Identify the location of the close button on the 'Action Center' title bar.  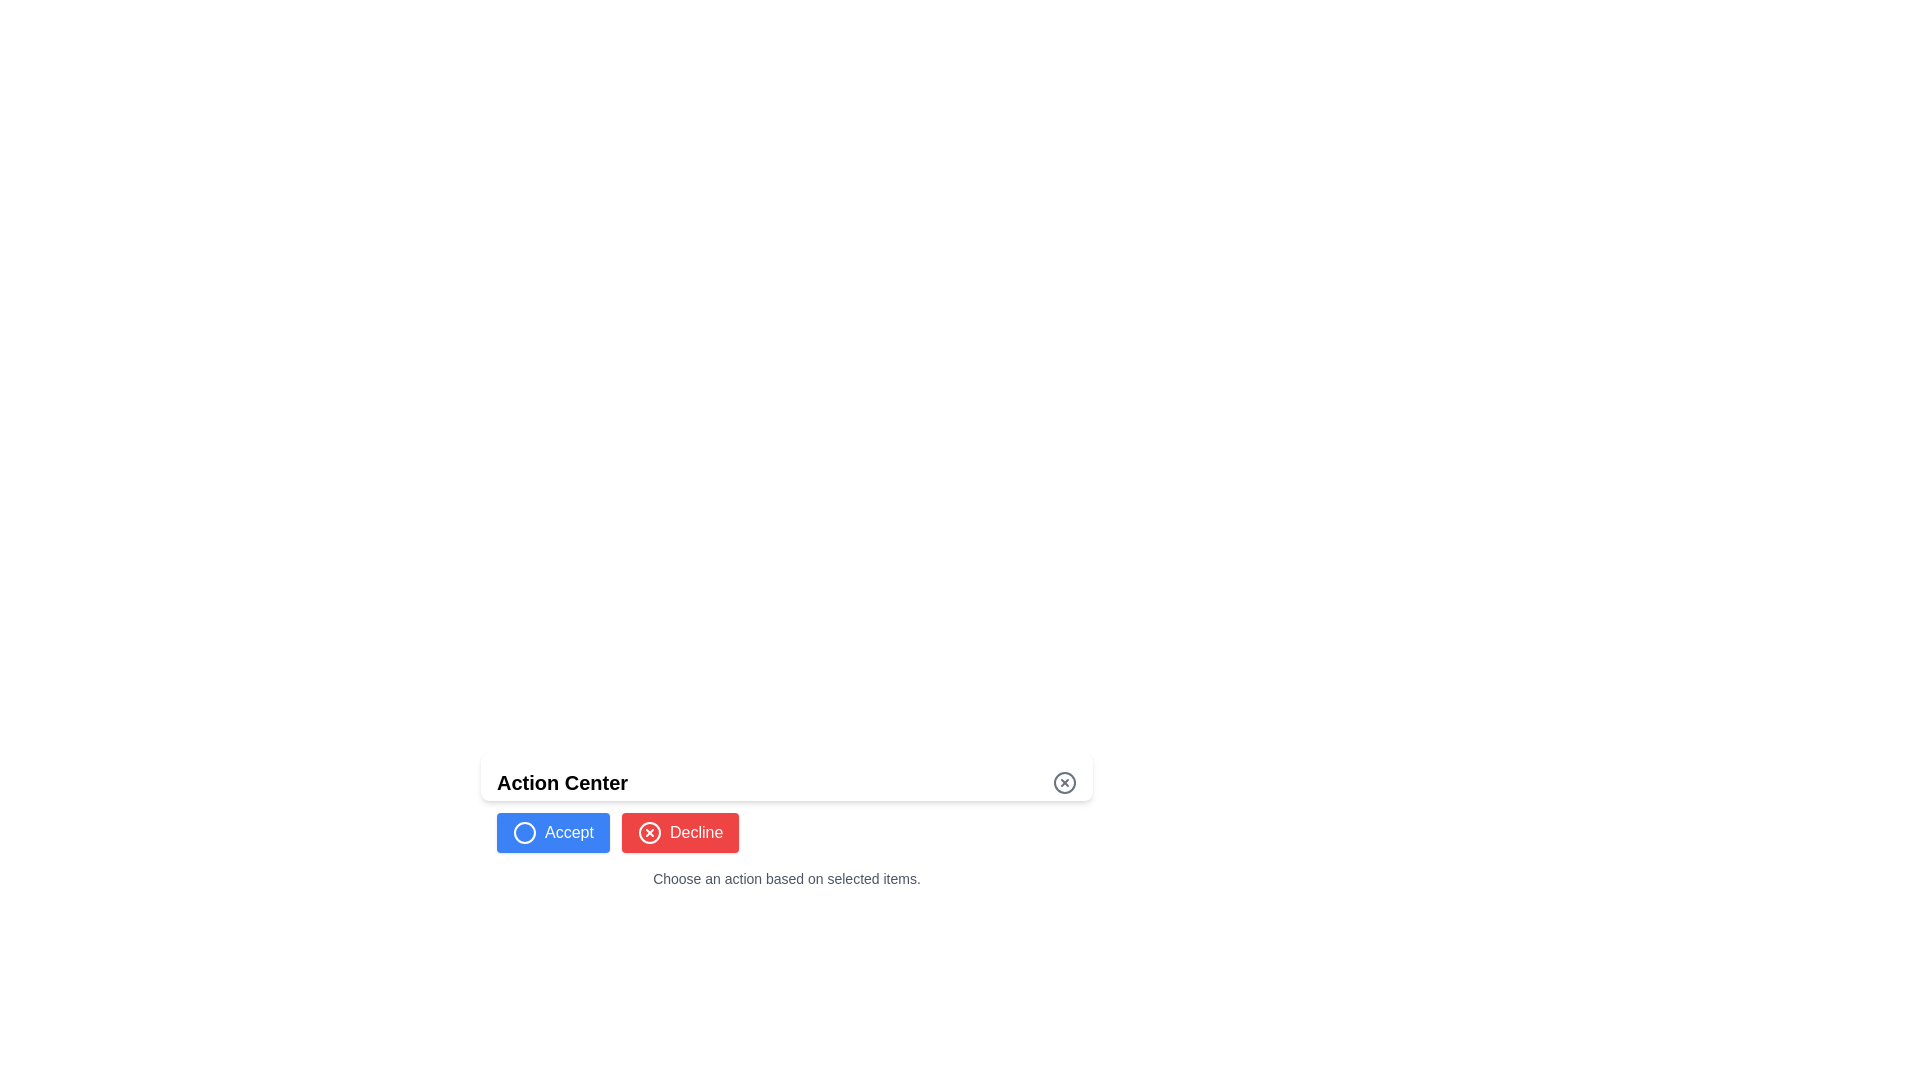
(786, 775).